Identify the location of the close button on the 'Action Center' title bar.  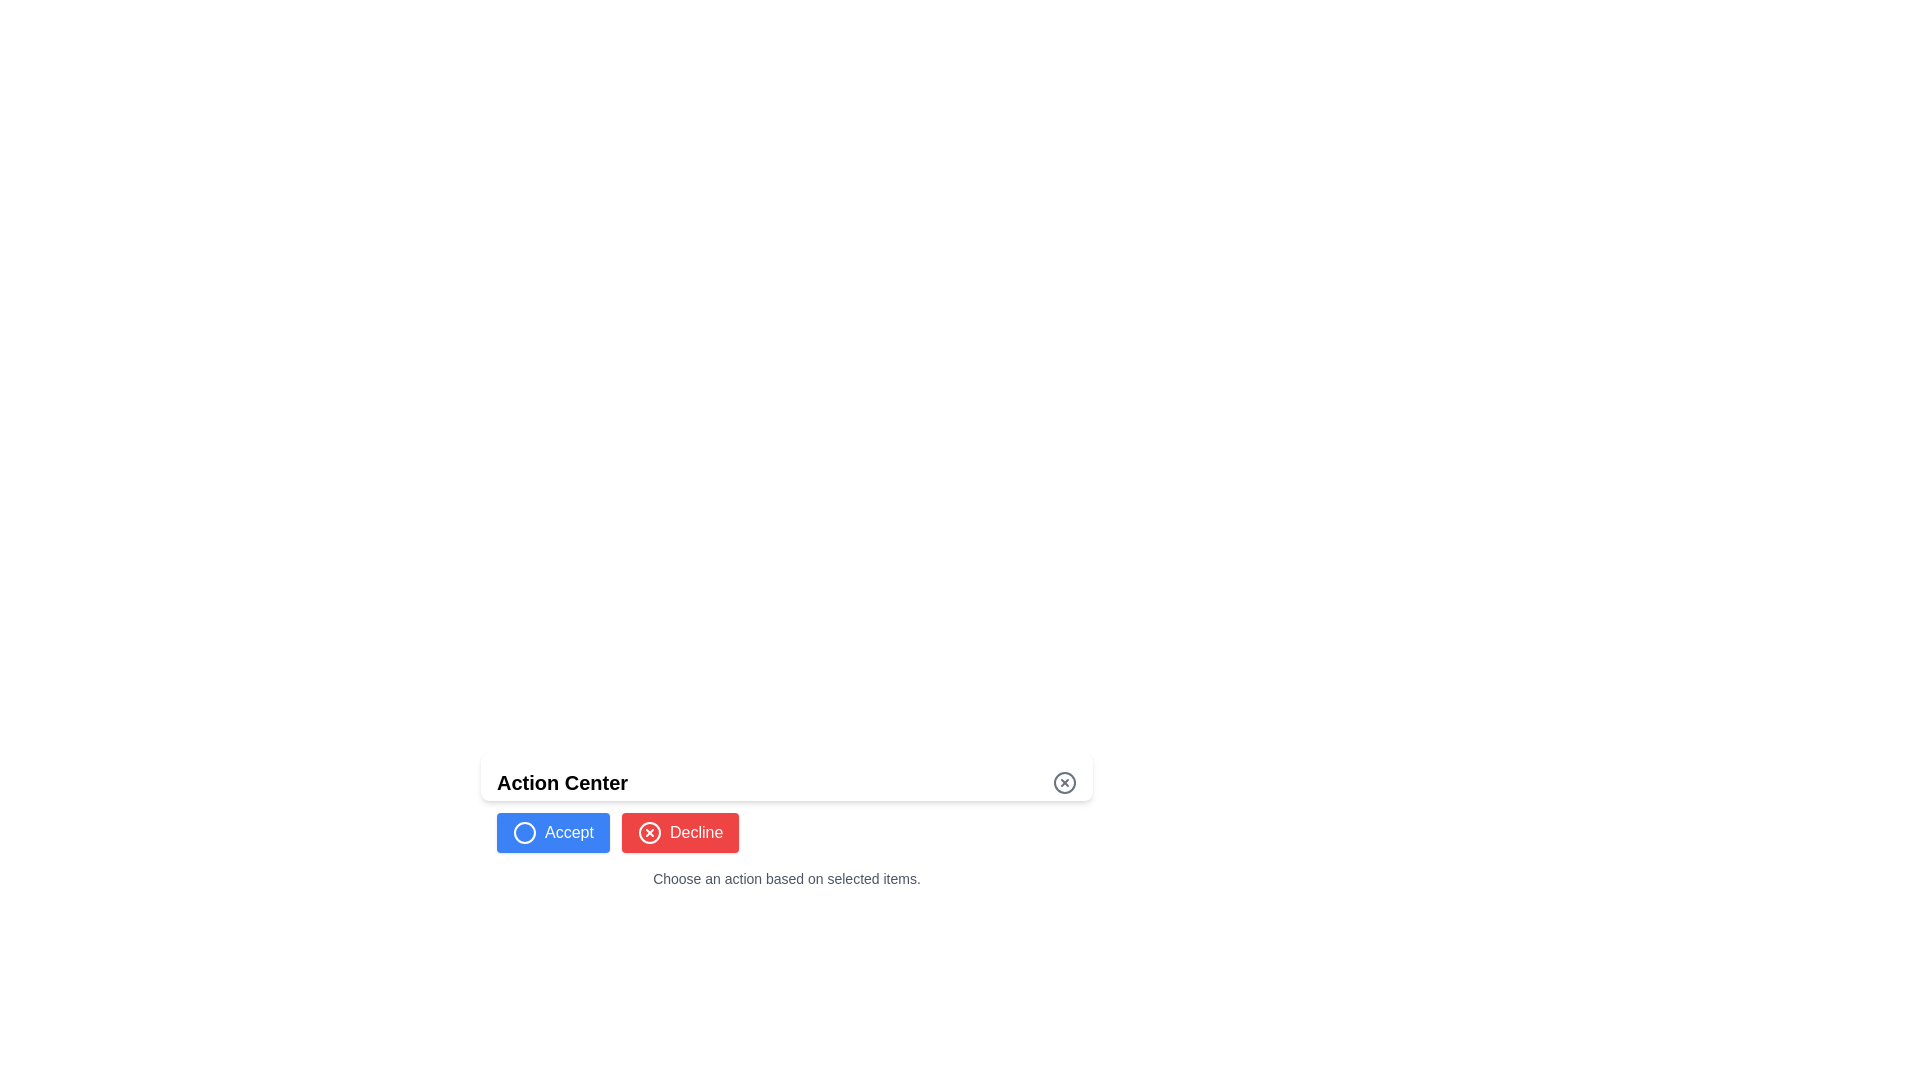
(786, 775).